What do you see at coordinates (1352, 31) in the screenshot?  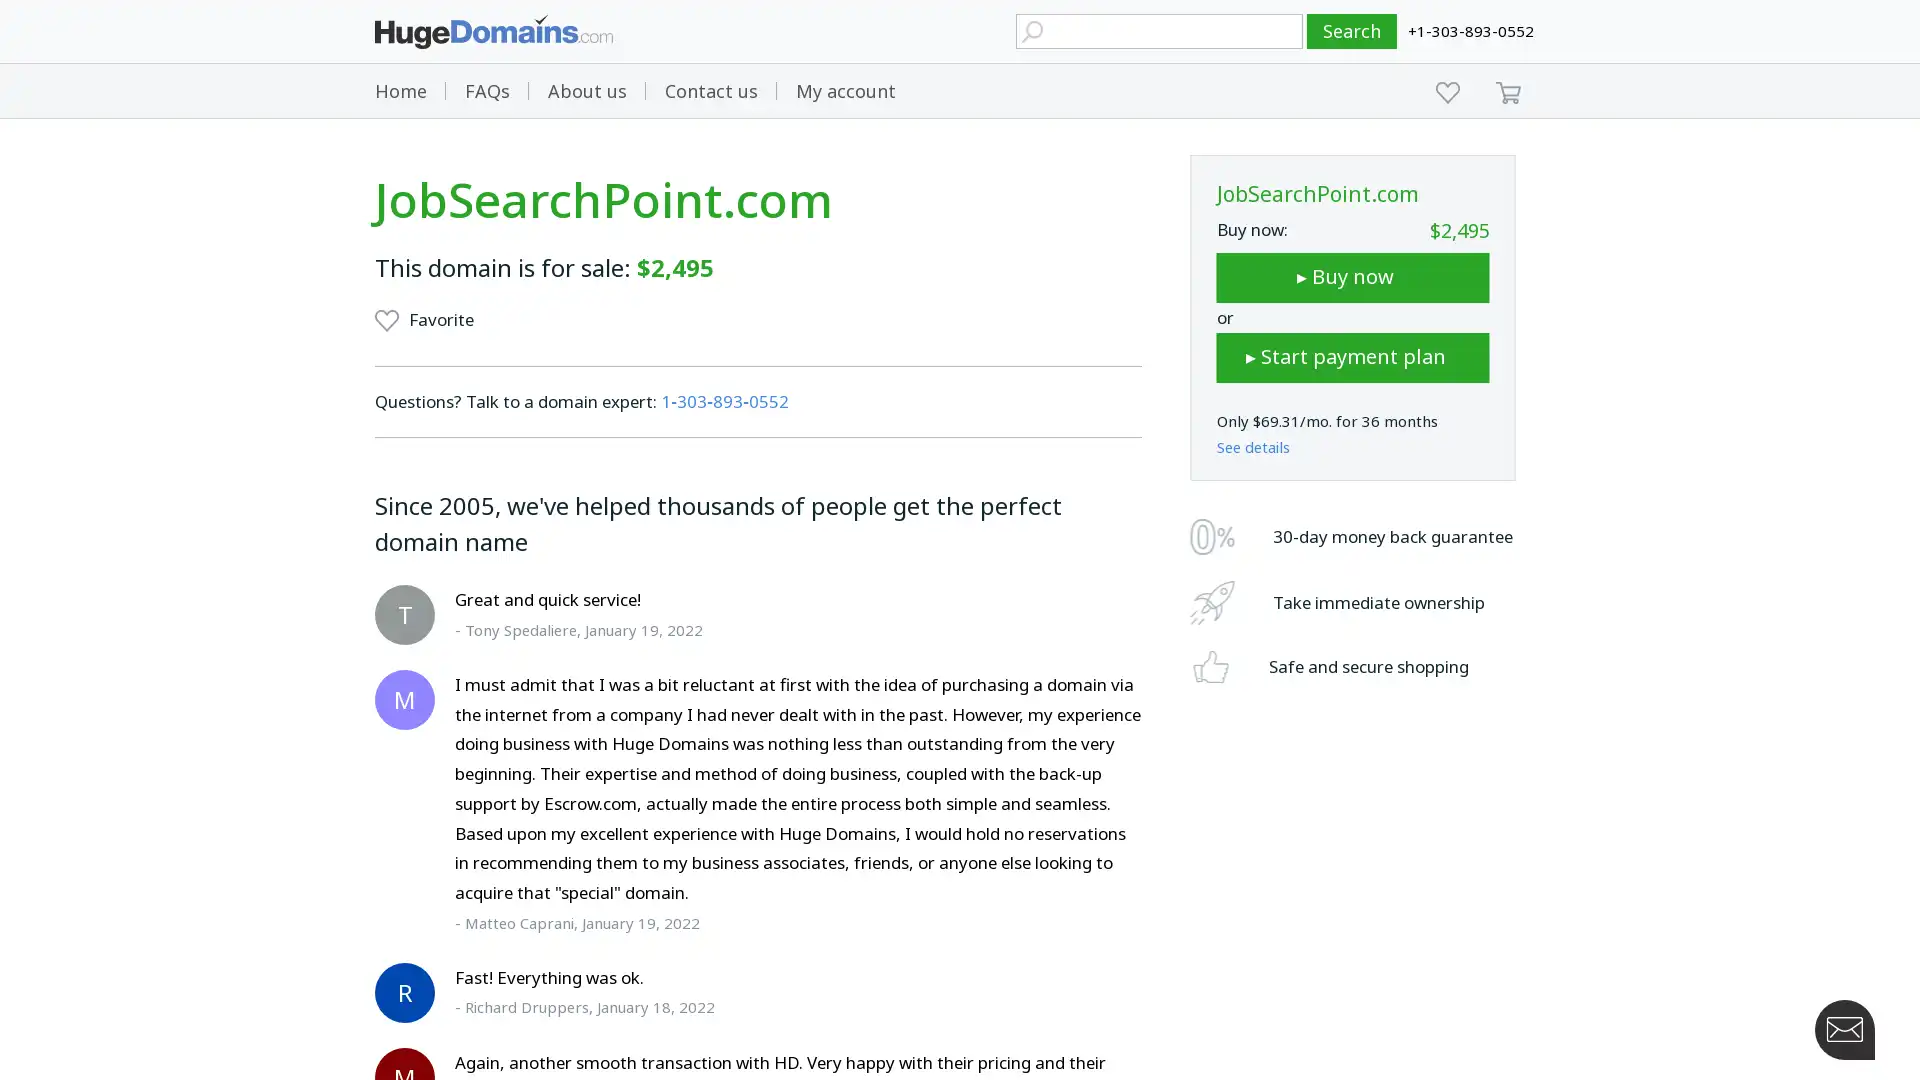 I see `Search` at bounding box center [1352, 31].